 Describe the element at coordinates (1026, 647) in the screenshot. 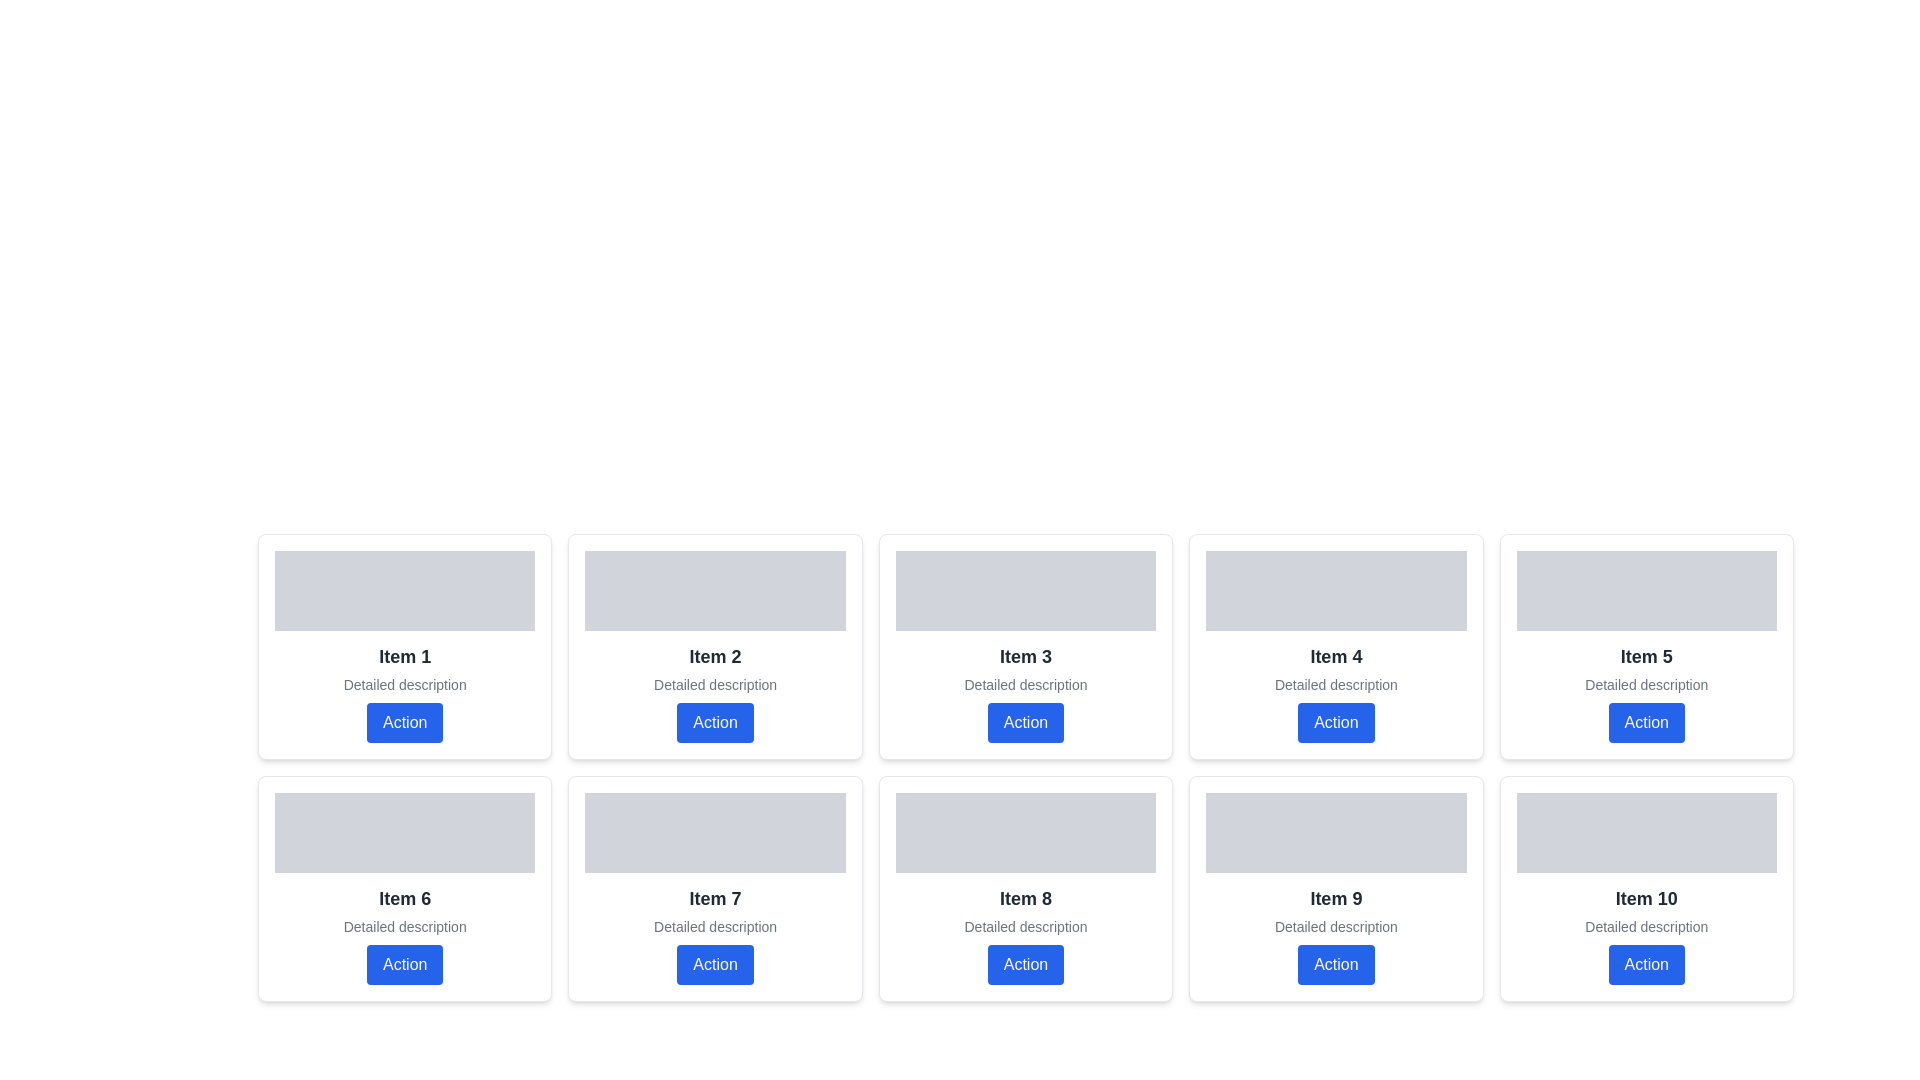

I see `the third card in the top row of the grid layout, which is used for displaying summarized information` at that location.